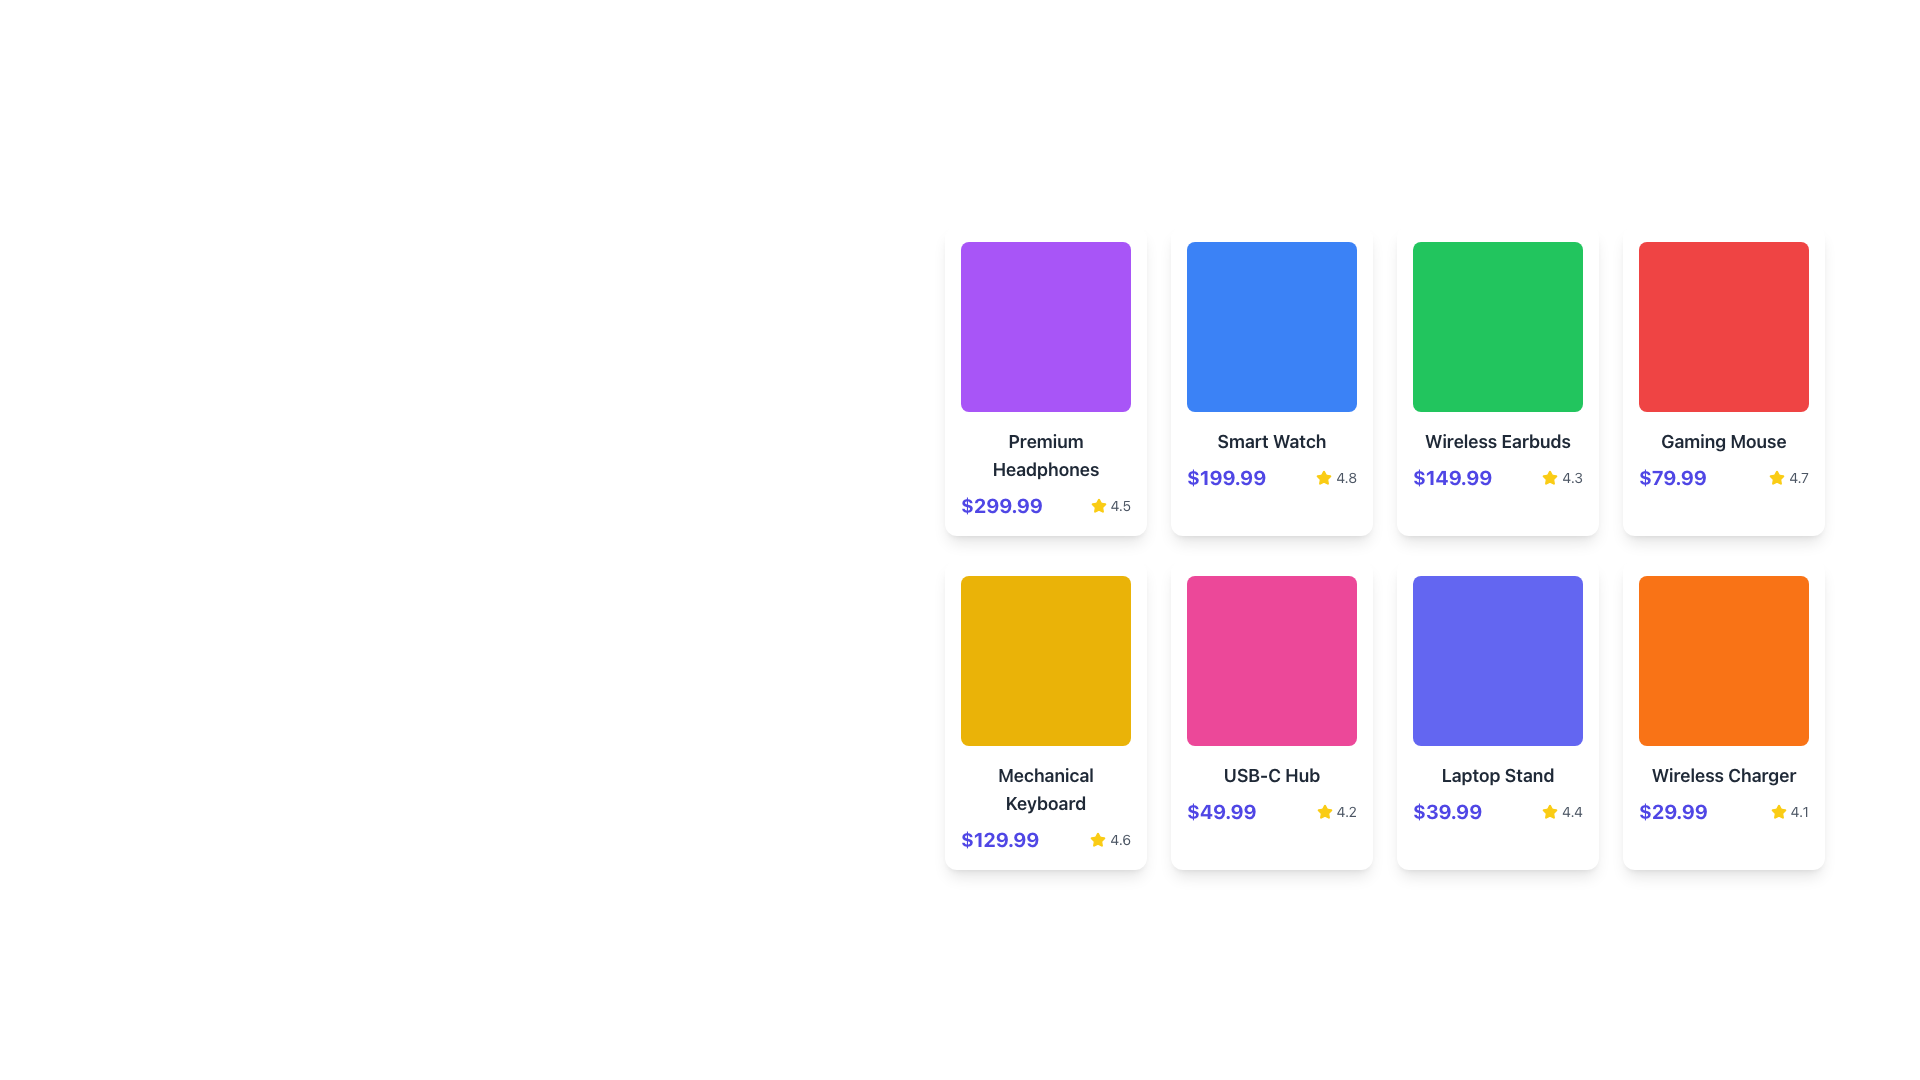 This screenshot has height=1080, width=1920. Describe the element at coordinates (1571, 478) in the screenshot. I see `the label displaying the numerical rating '4.3', which is positioned immediately to the right of the yellow star icon in the third card of the item grid` at that location.